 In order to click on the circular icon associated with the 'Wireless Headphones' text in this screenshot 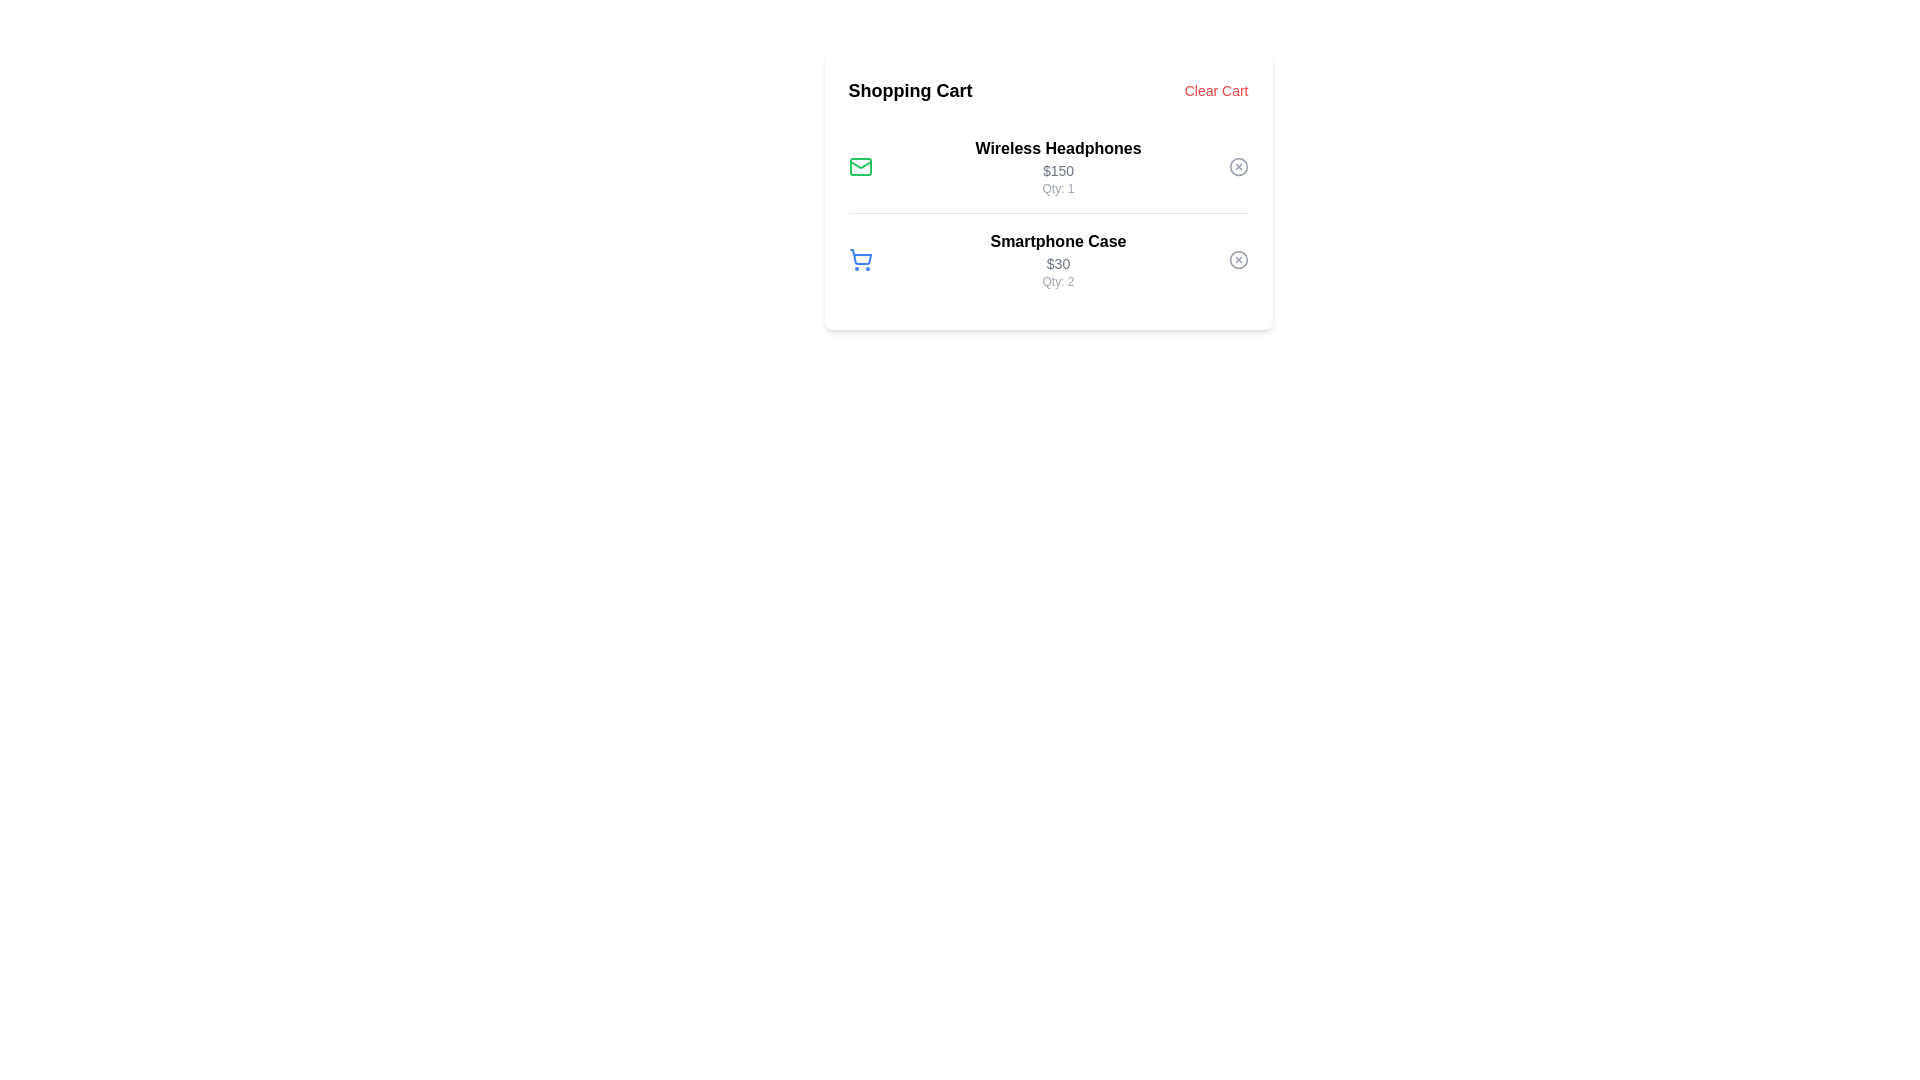, I will do `click(1237, 165)`.